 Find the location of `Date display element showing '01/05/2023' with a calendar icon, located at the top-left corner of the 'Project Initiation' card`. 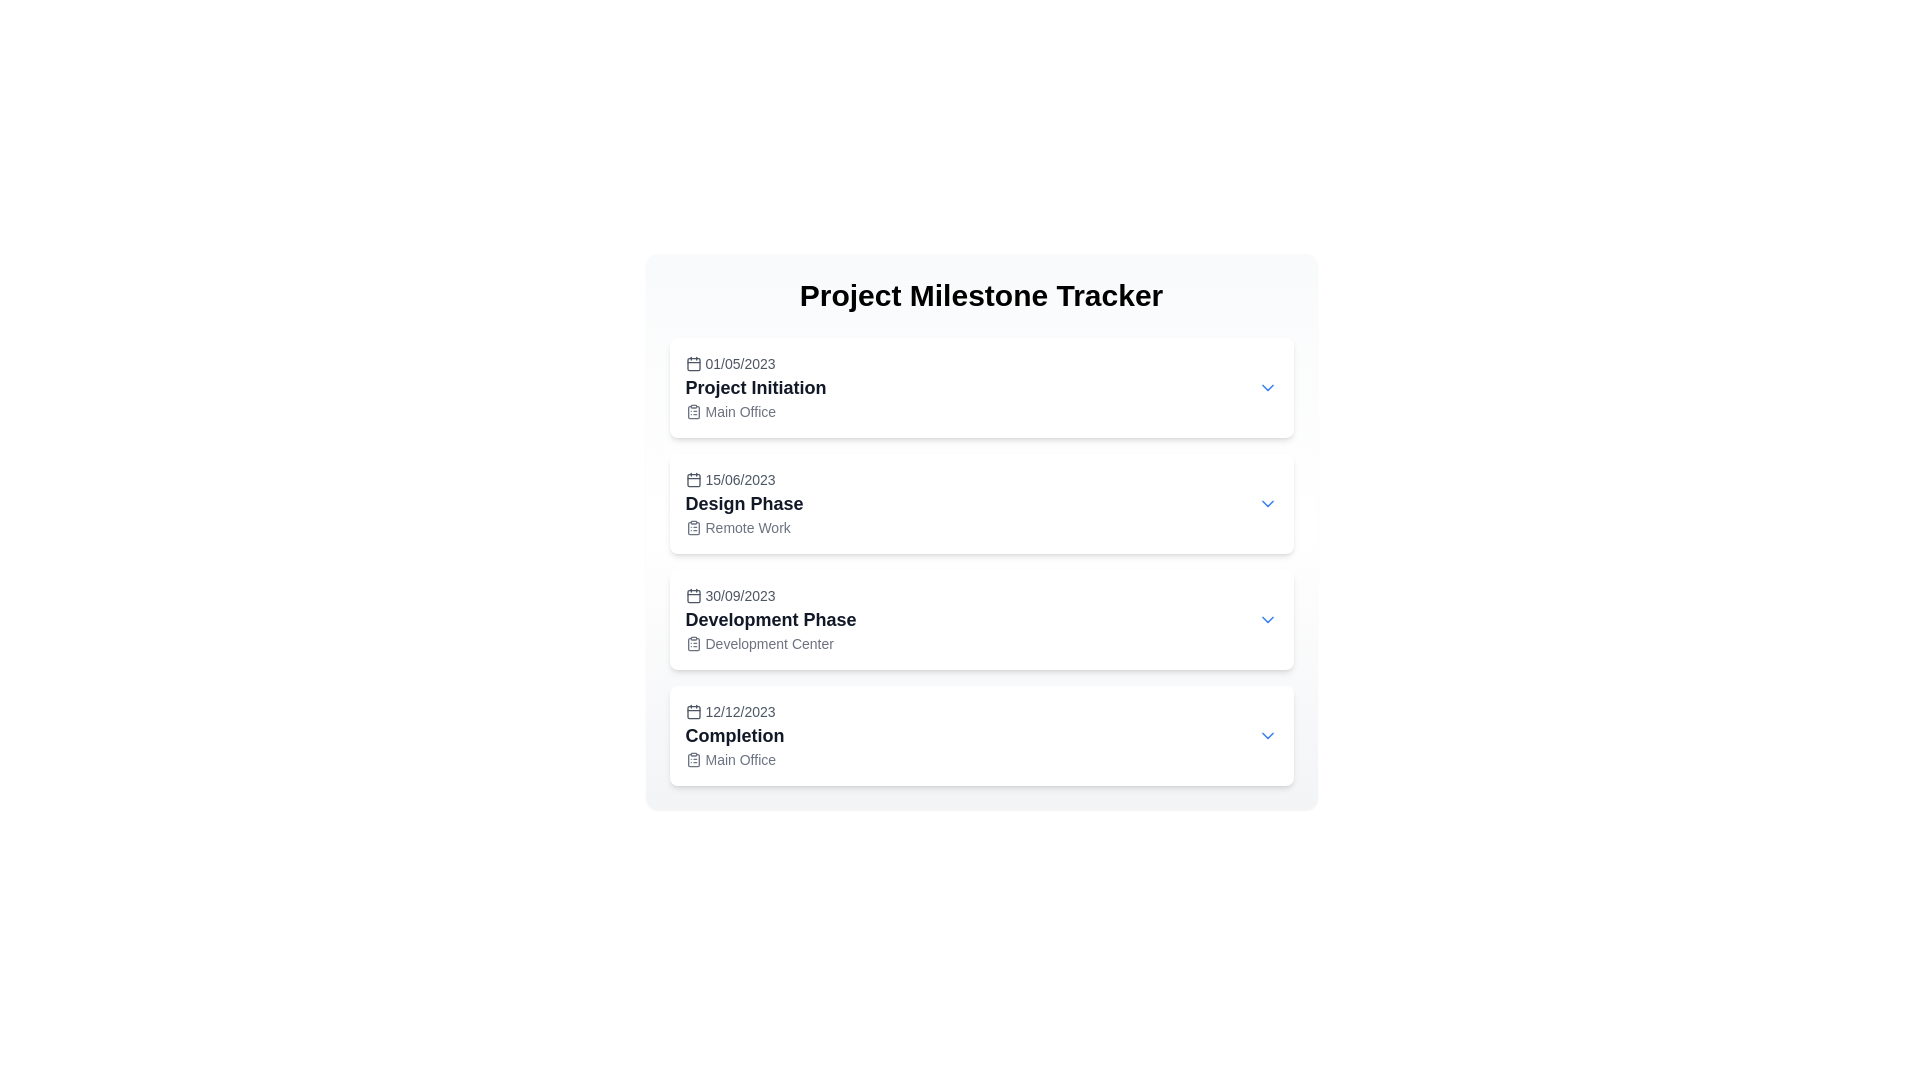

Date display element showing '01/05/2023' with a calendar icon, located at the top-left corner of the 'Project Initiation' card is located at coordinates (754, 363).